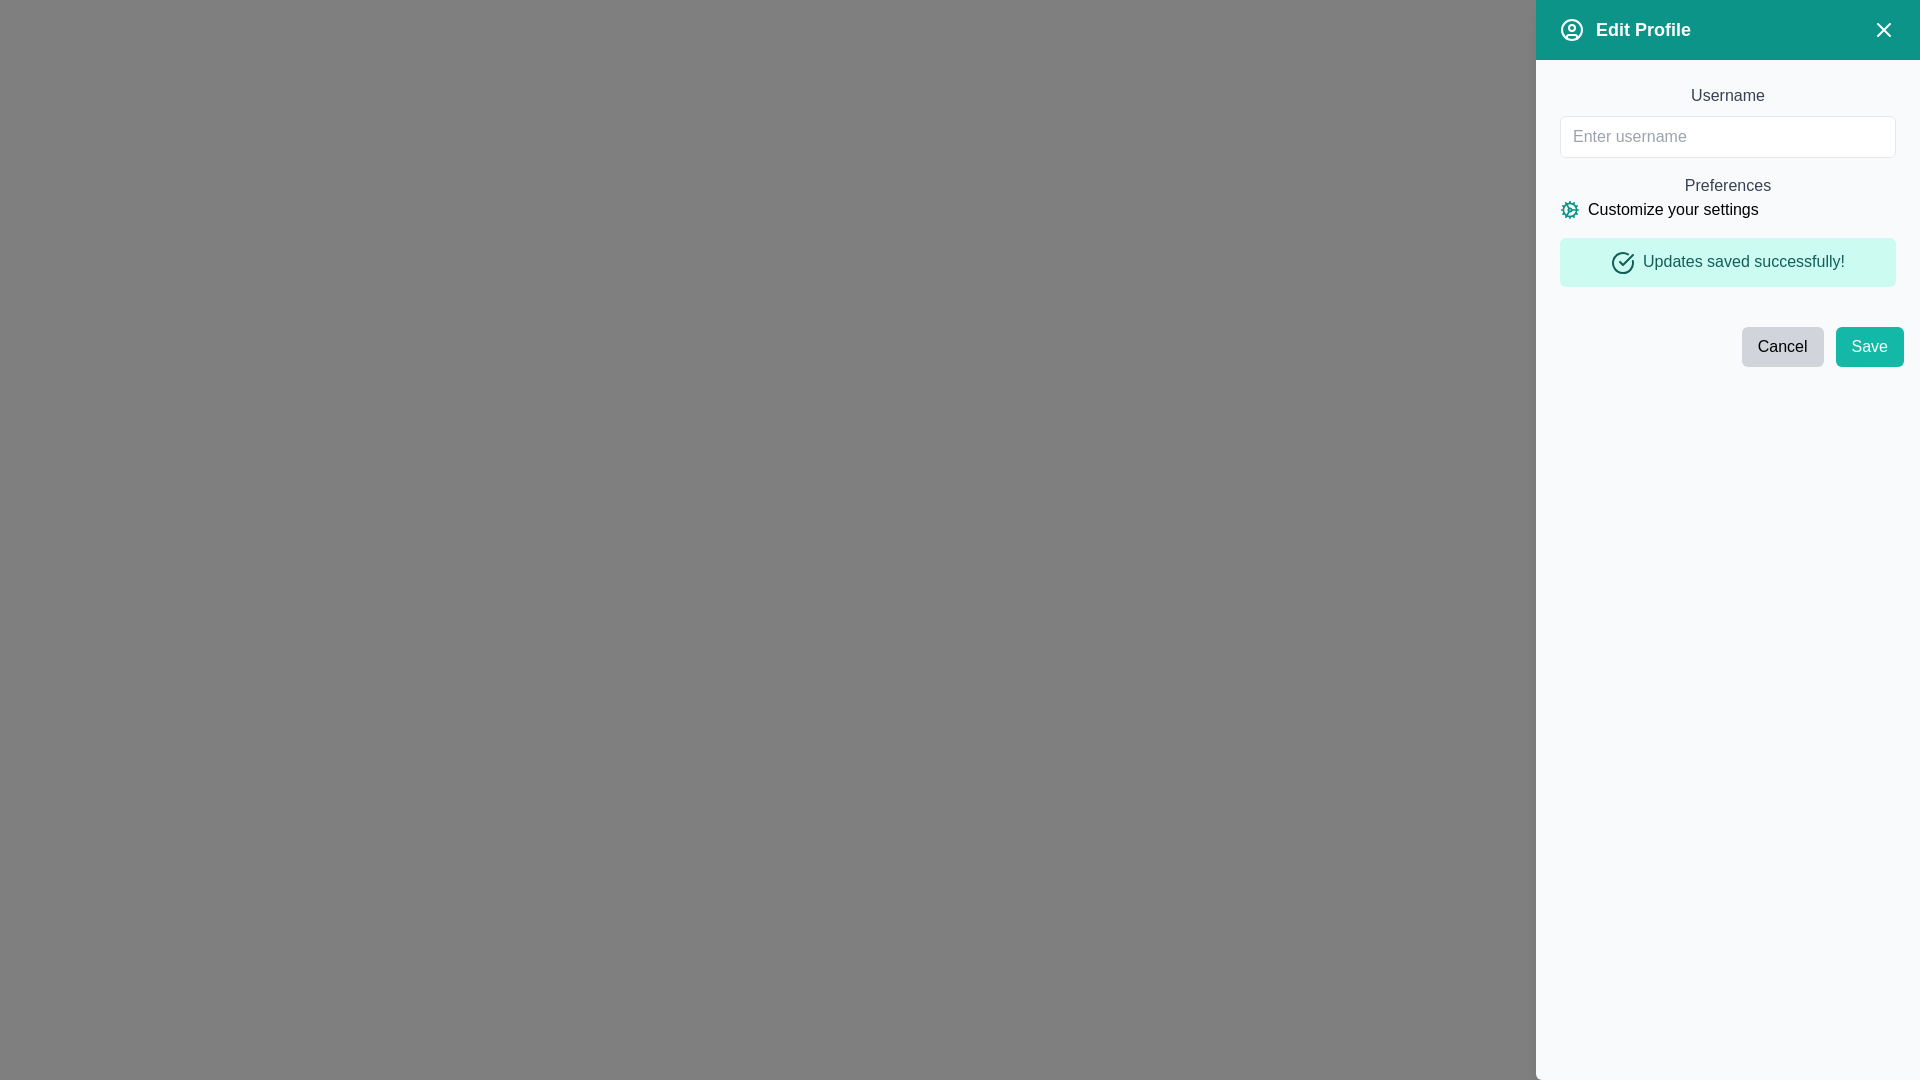 Image resolution: width=1920 pixels, height=1080 pixels. What do you see at coordinates (1622, 261) in the screenshot?
I see `the circular check icon located within the green notification bar labeled 'Updates saved successfully!' in the right panel of the interface` at bounding box center [1622, 261].